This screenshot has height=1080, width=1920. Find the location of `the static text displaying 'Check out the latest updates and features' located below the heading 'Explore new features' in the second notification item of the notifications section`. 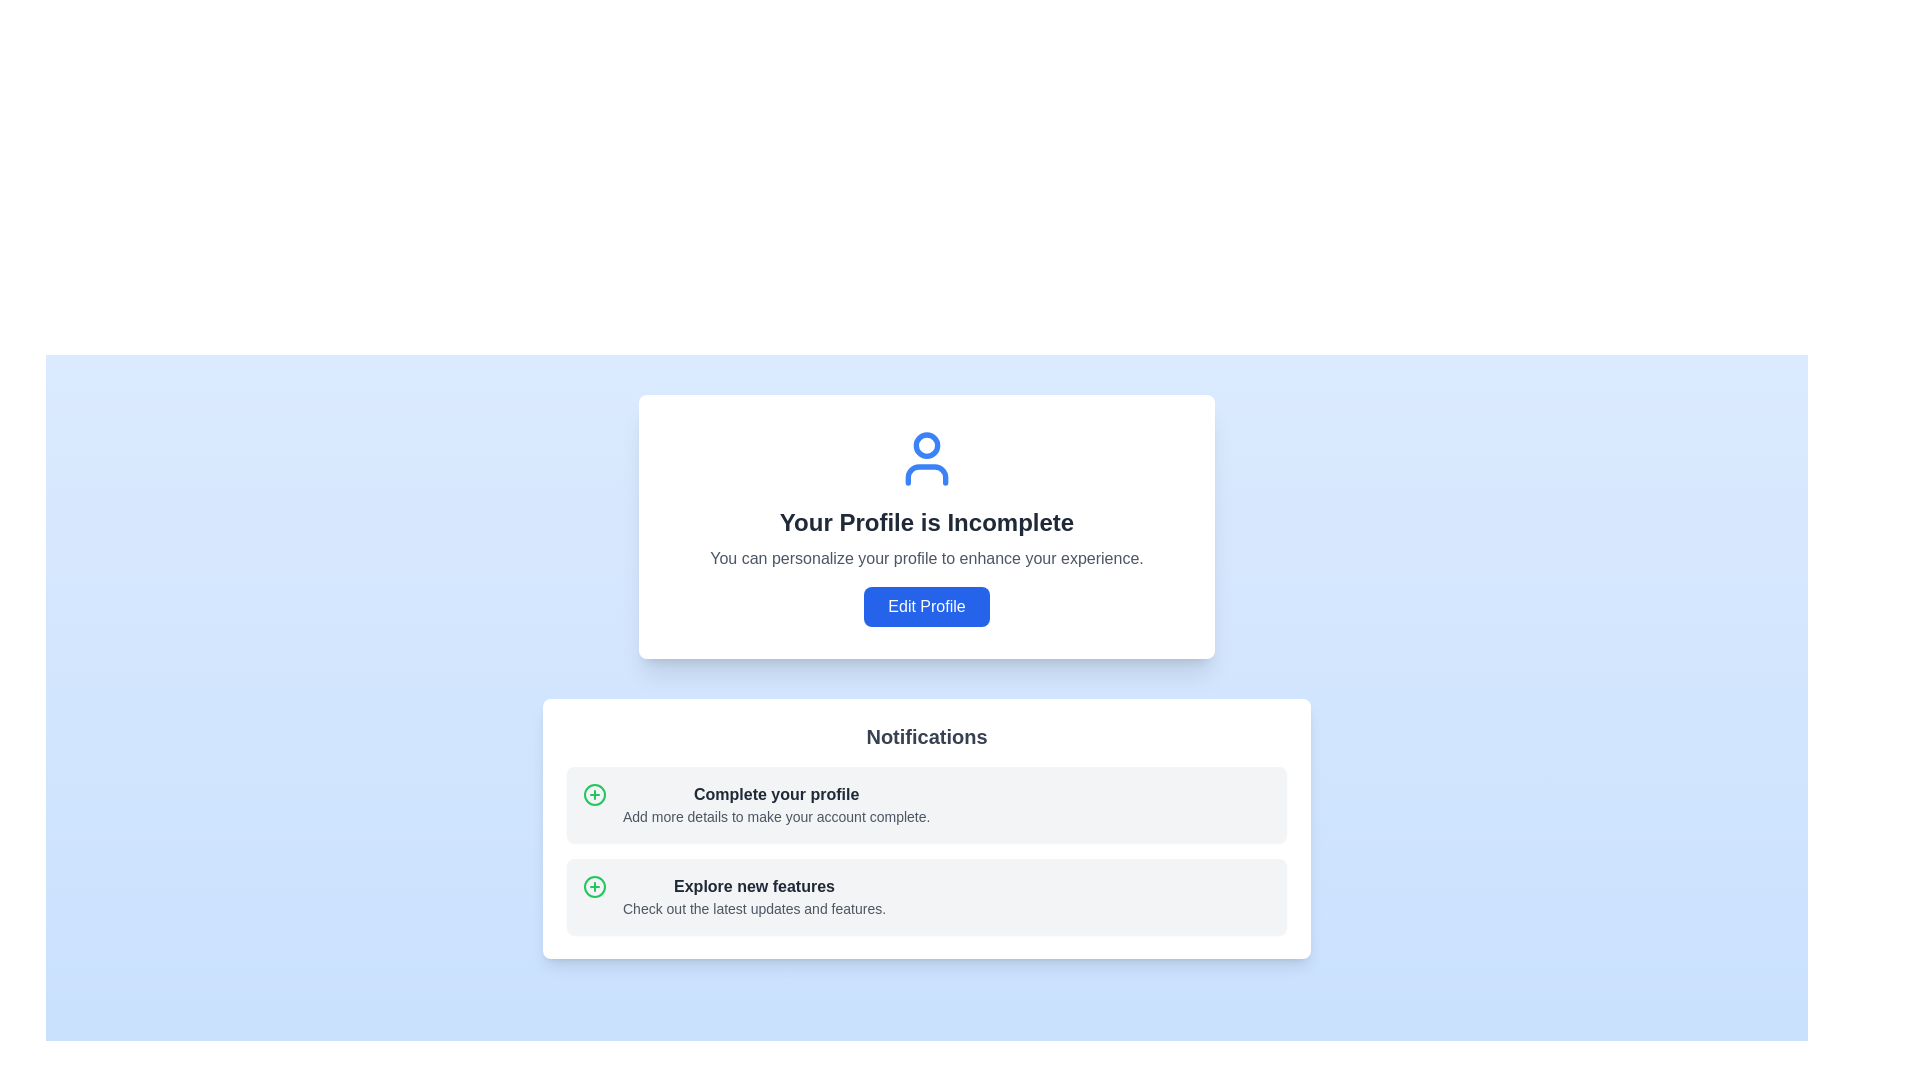

the static text displaying 'Check out the latest updates and features' located below the heading 'Explore new features' in the second notification item of the notifications section is located at coordinates (753, 909).